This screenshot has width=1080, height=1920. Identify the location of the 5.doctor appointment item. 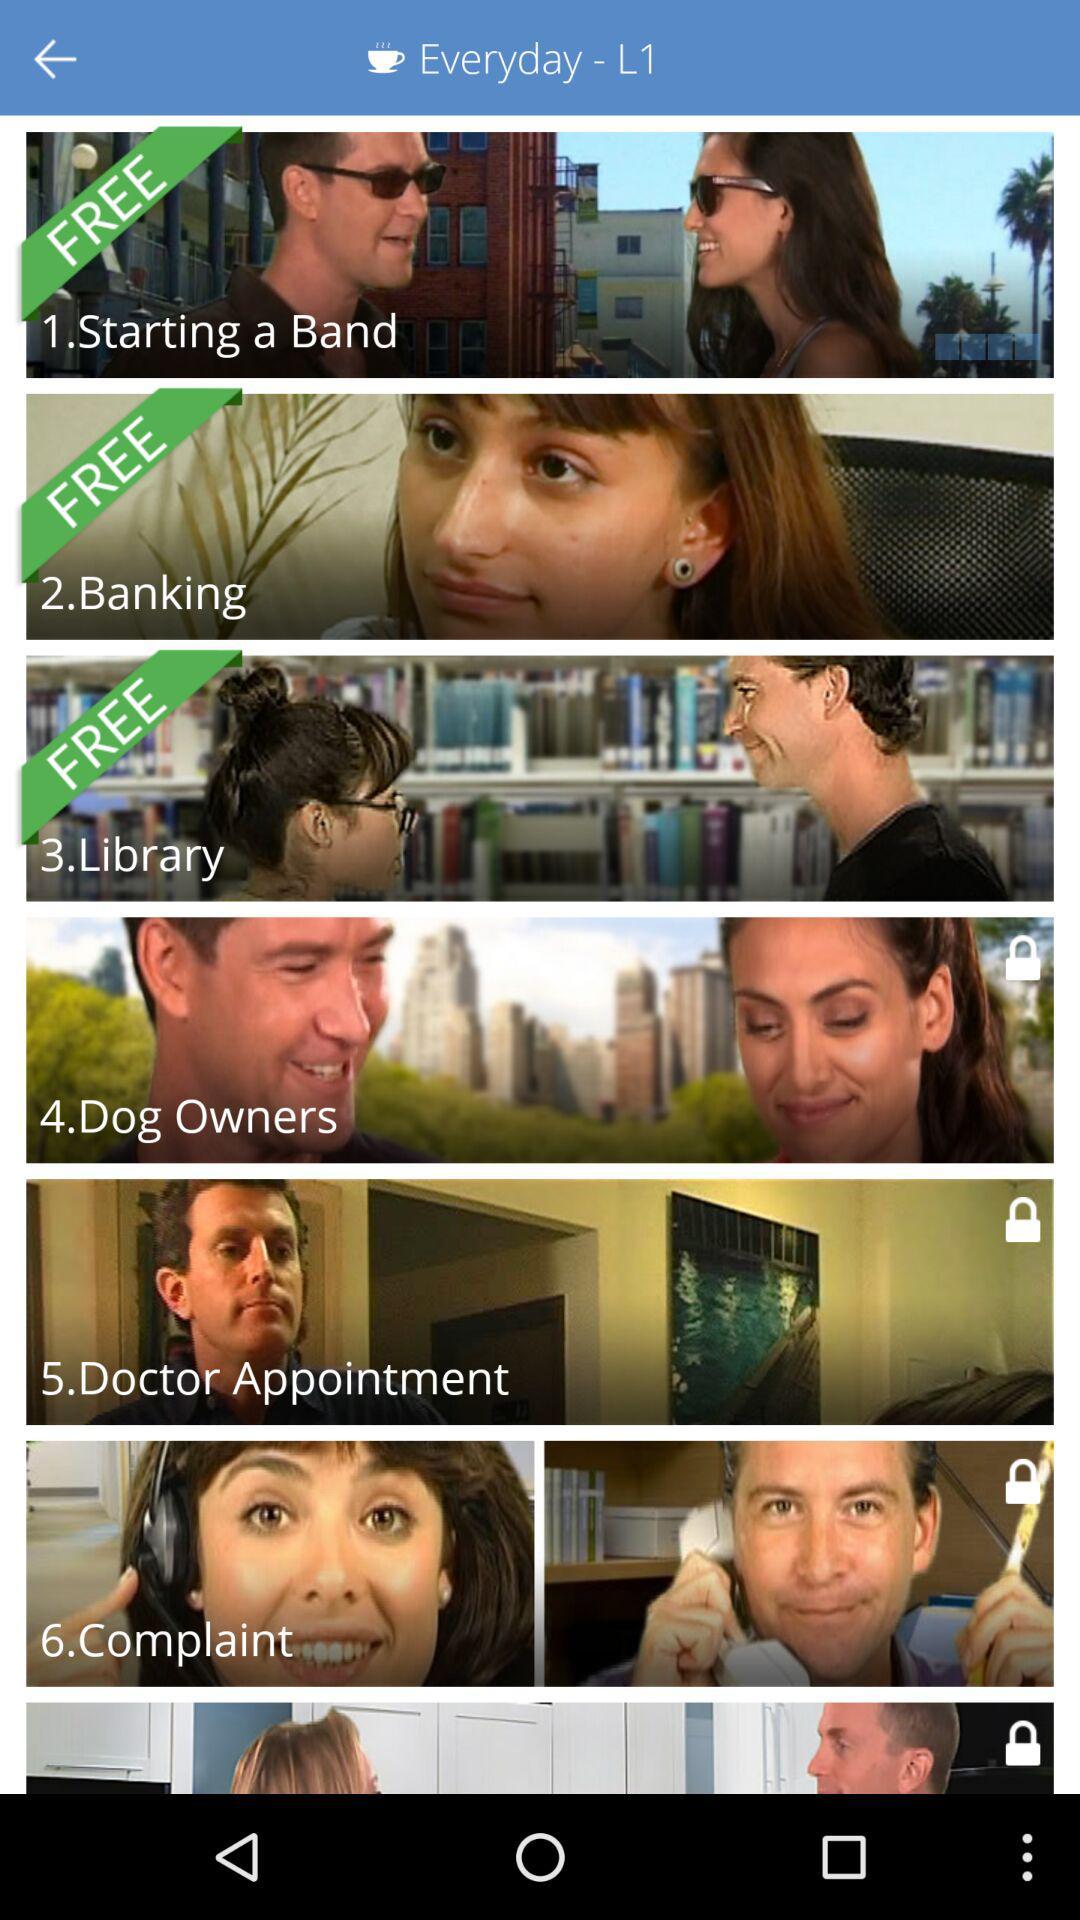
(274, 1376).